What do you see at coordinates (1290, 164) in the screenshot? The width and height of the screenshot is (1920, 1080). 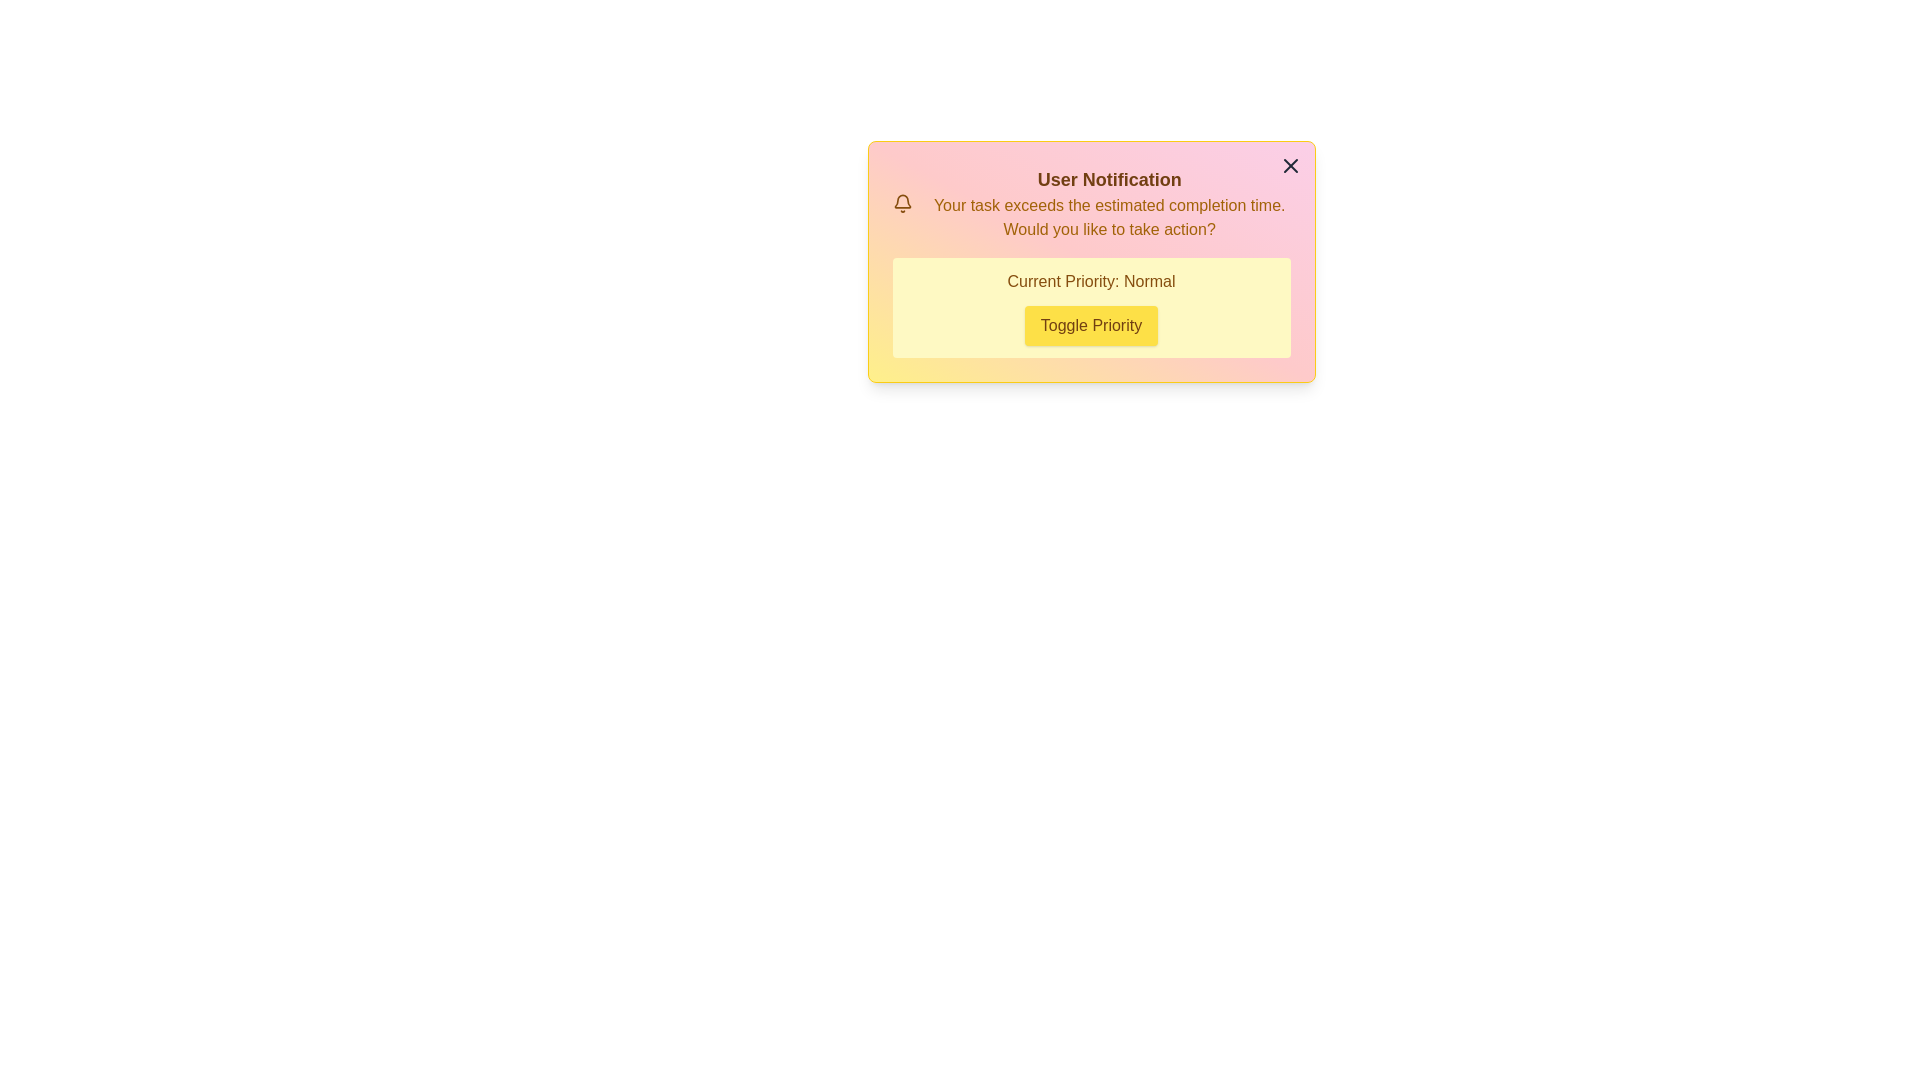 I see `the close button in the top-right corner of the alert` at bounding box center [1290, 164].